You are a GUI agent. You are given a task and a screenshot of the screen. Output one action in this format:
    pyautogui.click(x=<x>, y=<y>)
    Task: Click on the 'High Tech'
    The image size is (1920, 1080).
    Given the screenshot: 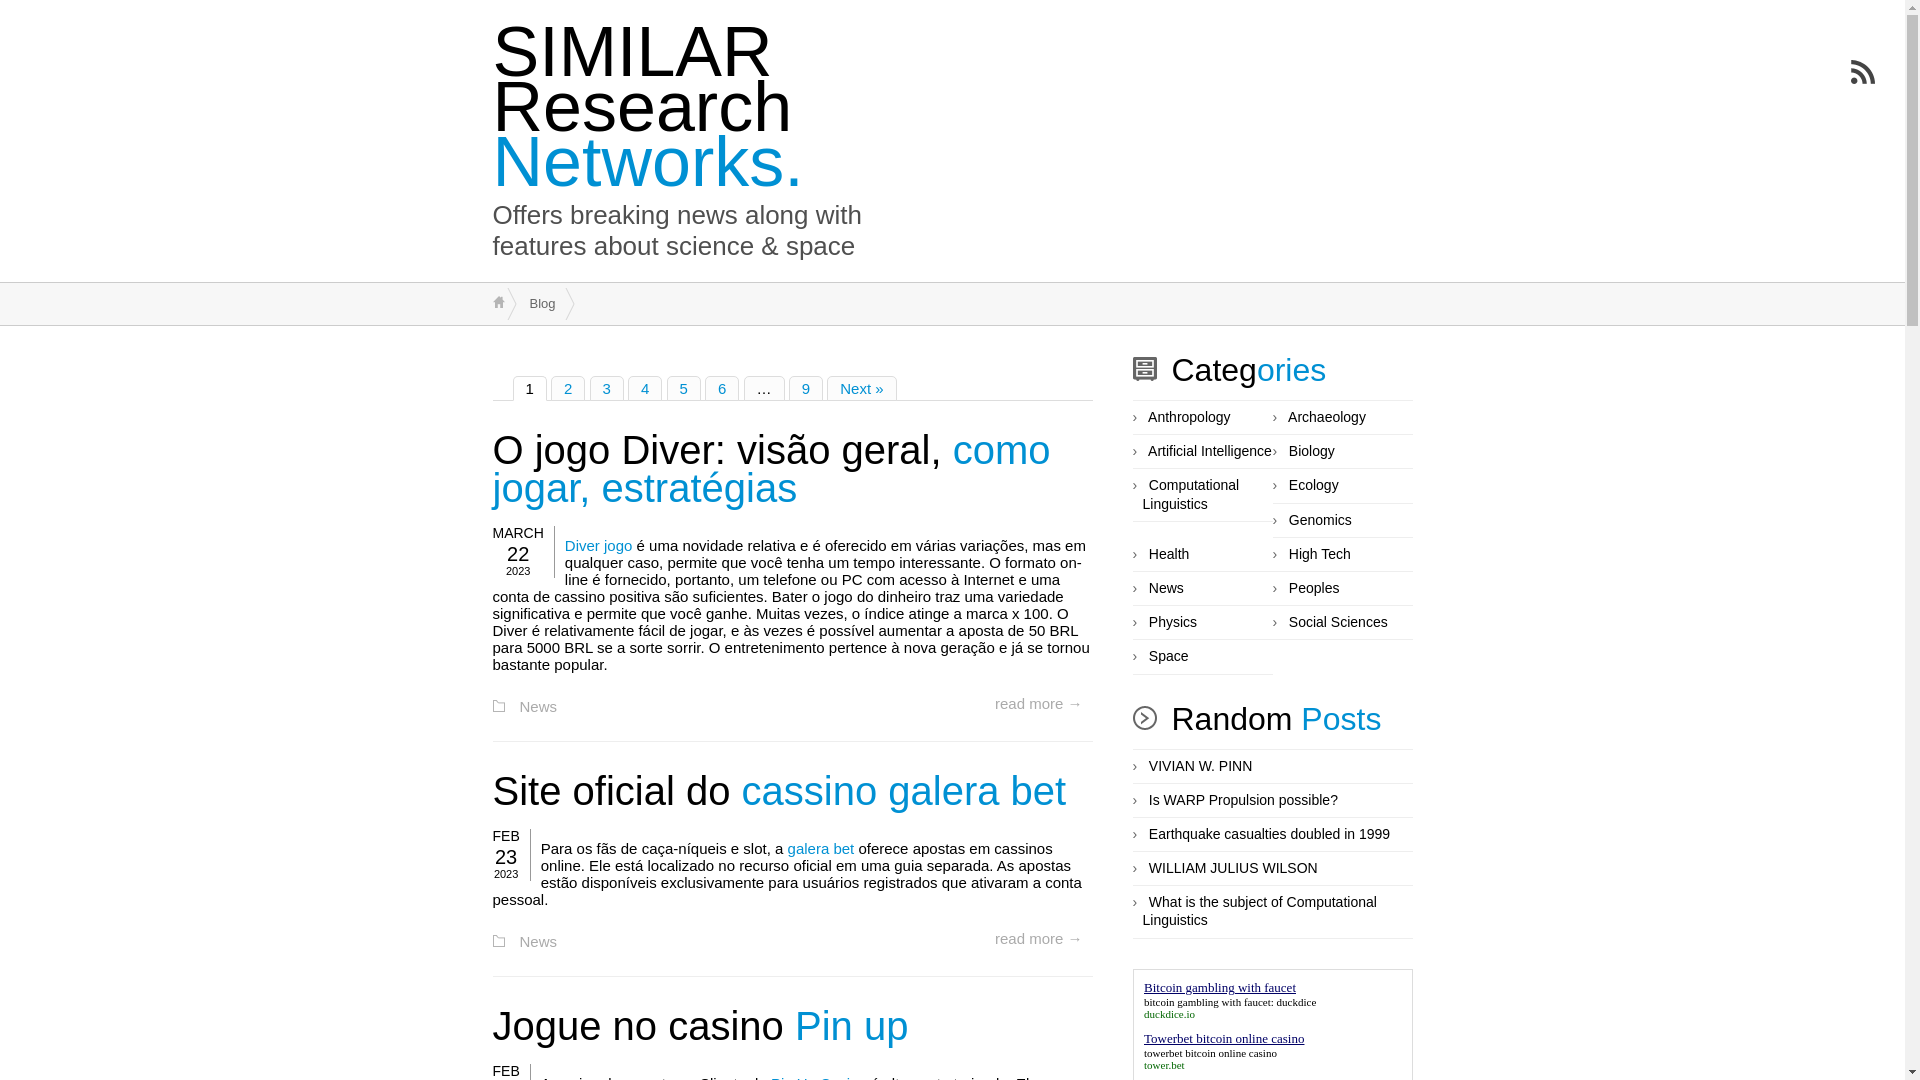 What is the action you would take?
    pyautogui.click(x=1289, y=555)
    